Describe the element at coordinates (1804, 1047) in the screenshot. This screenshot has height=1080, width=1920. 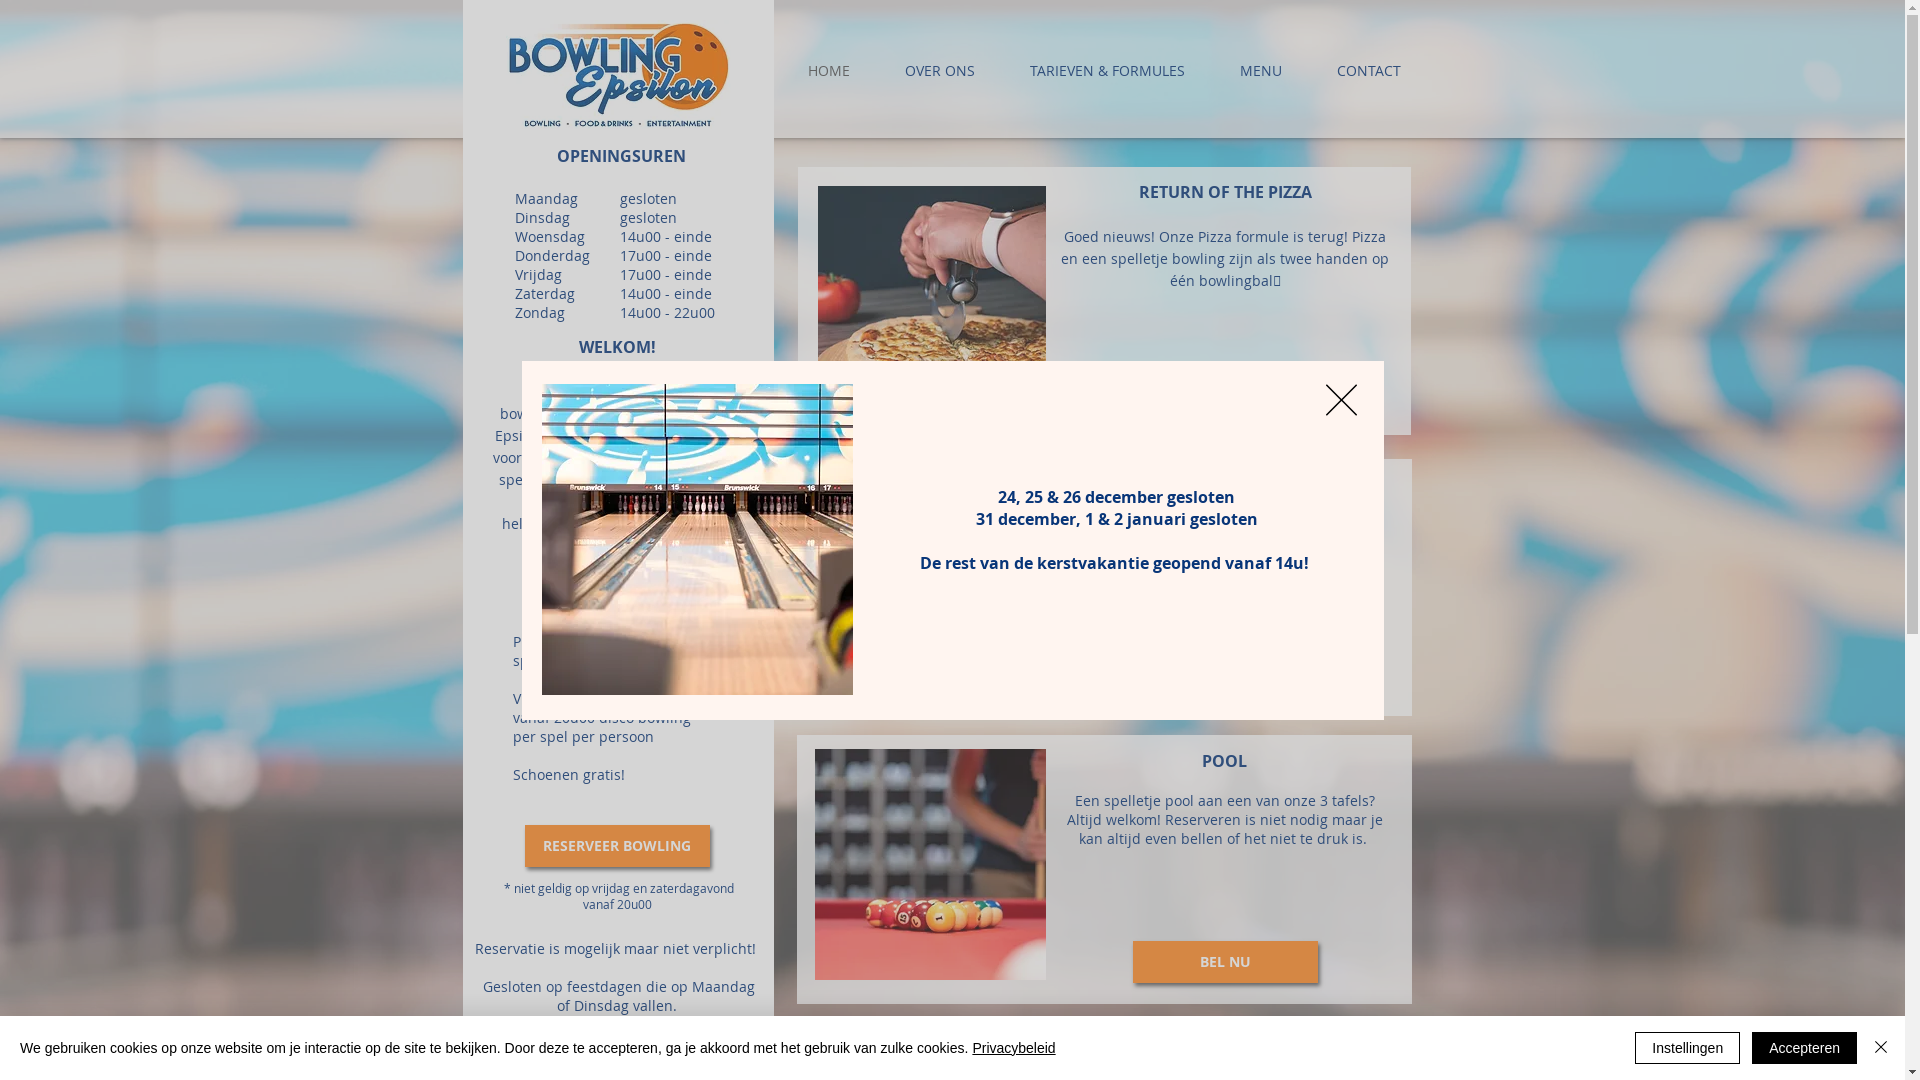
I see `'Accepteren'` at that location.